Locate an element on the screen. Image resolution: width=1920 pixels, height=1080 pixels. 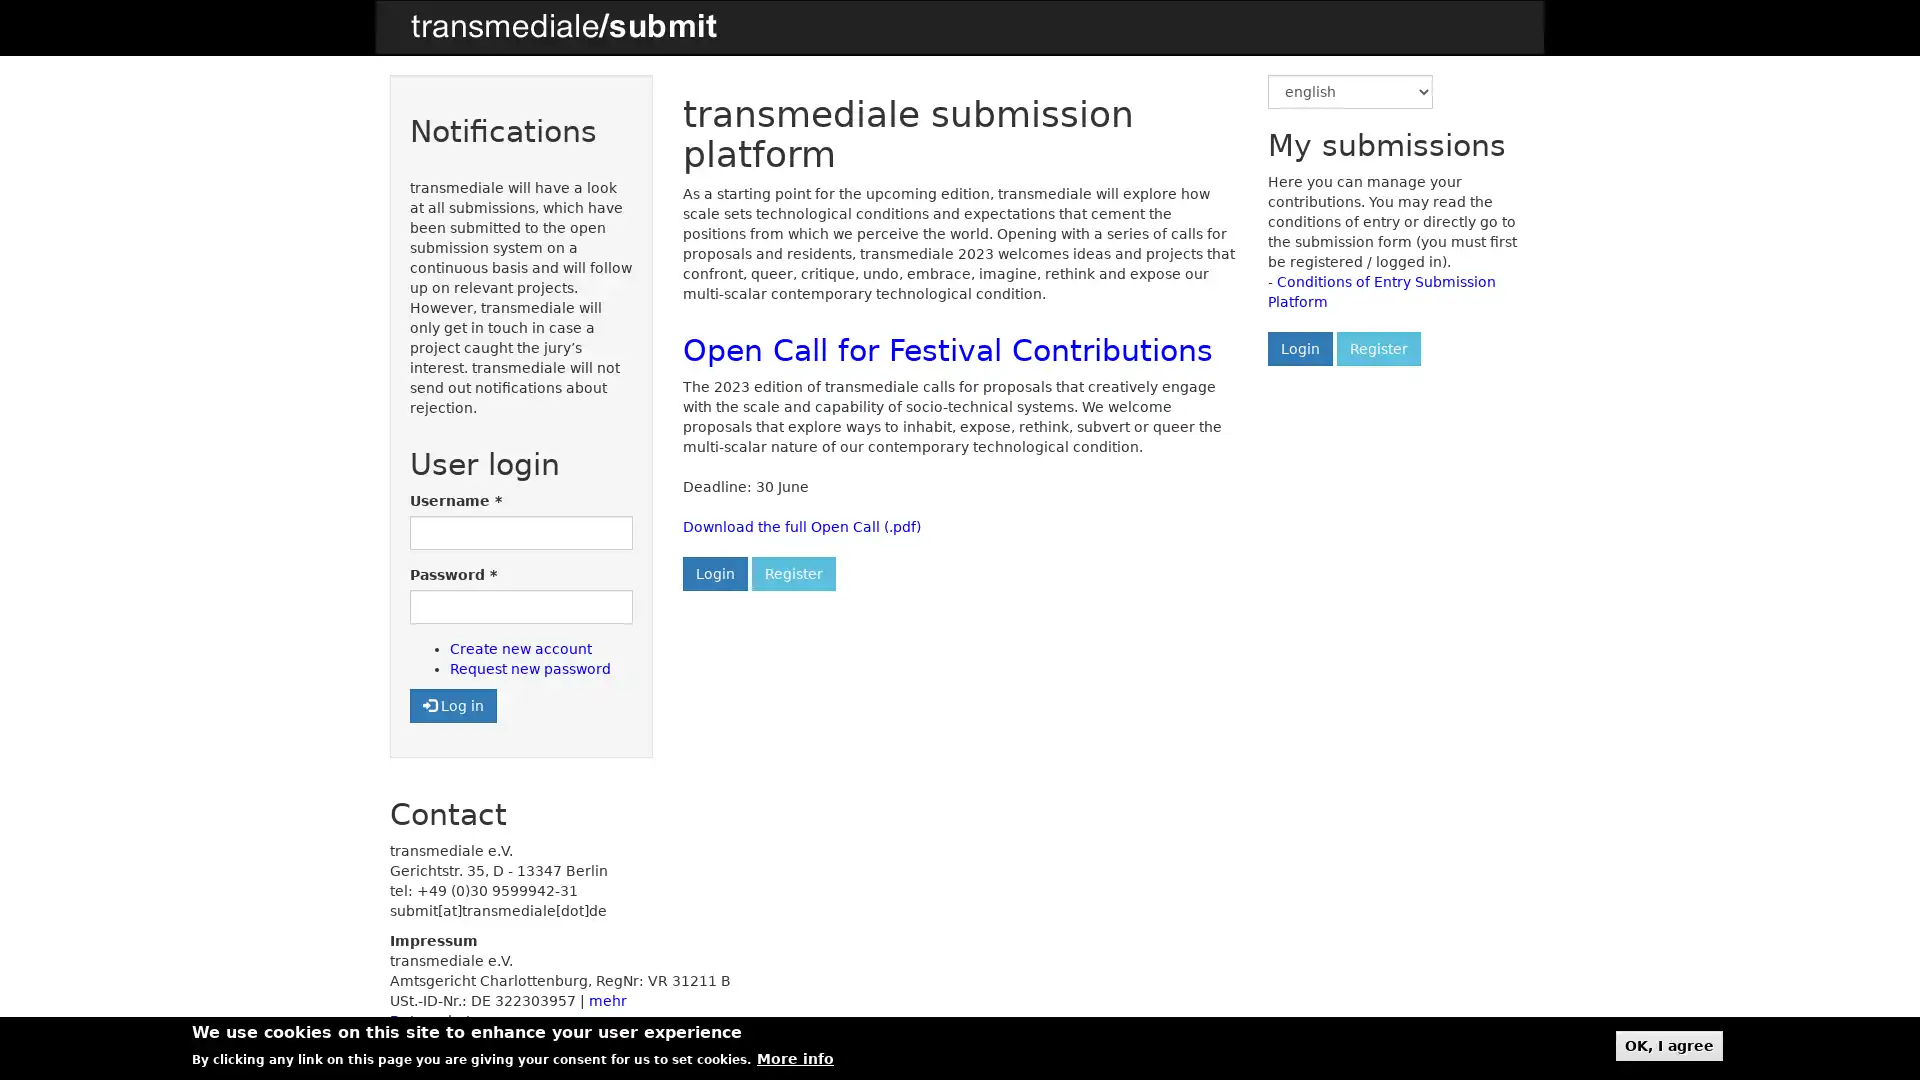
OK, I agree is located at coordinates (1669, 1044).